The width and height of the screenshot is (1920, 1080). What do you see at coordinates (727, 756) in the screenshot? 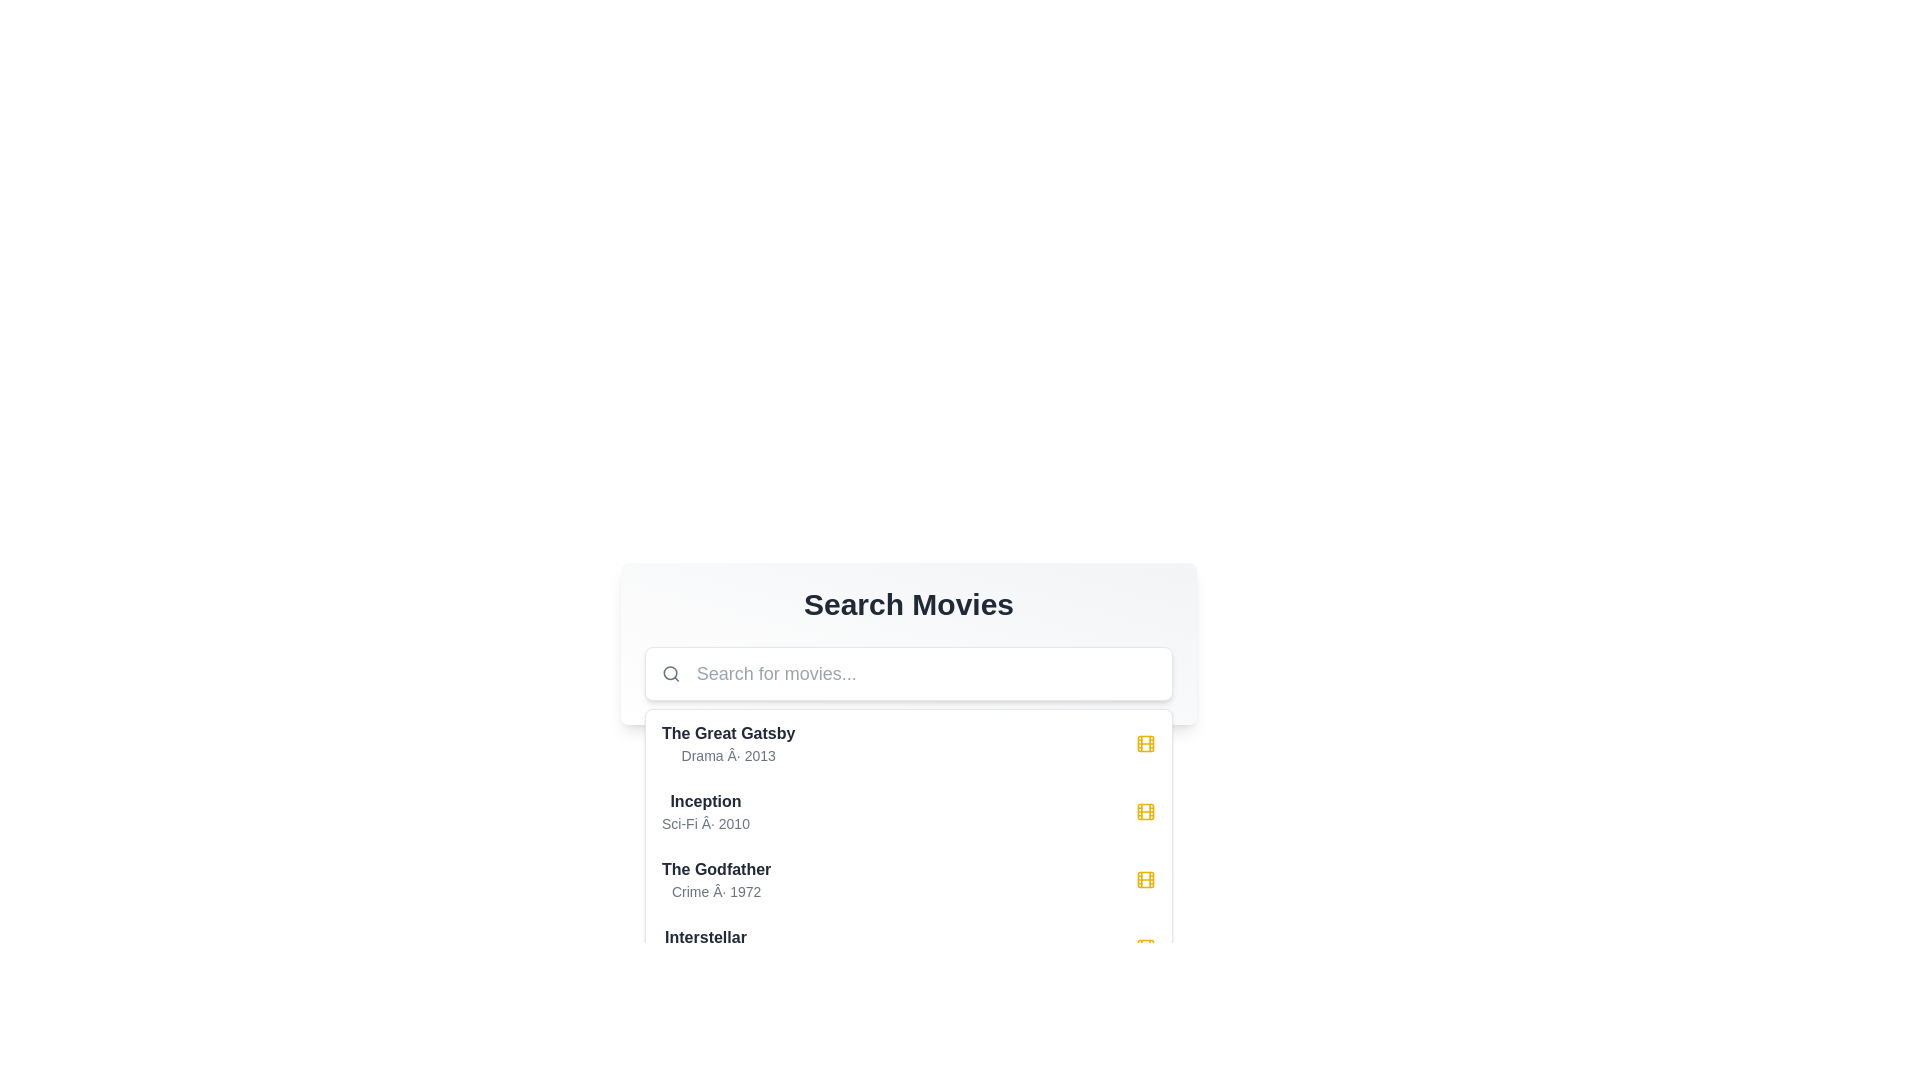
I see `the text display showing 'Drama Â· 2013', located below 'The Great Gatsby' title in the movie search interface` at bounding box center [727, 756].